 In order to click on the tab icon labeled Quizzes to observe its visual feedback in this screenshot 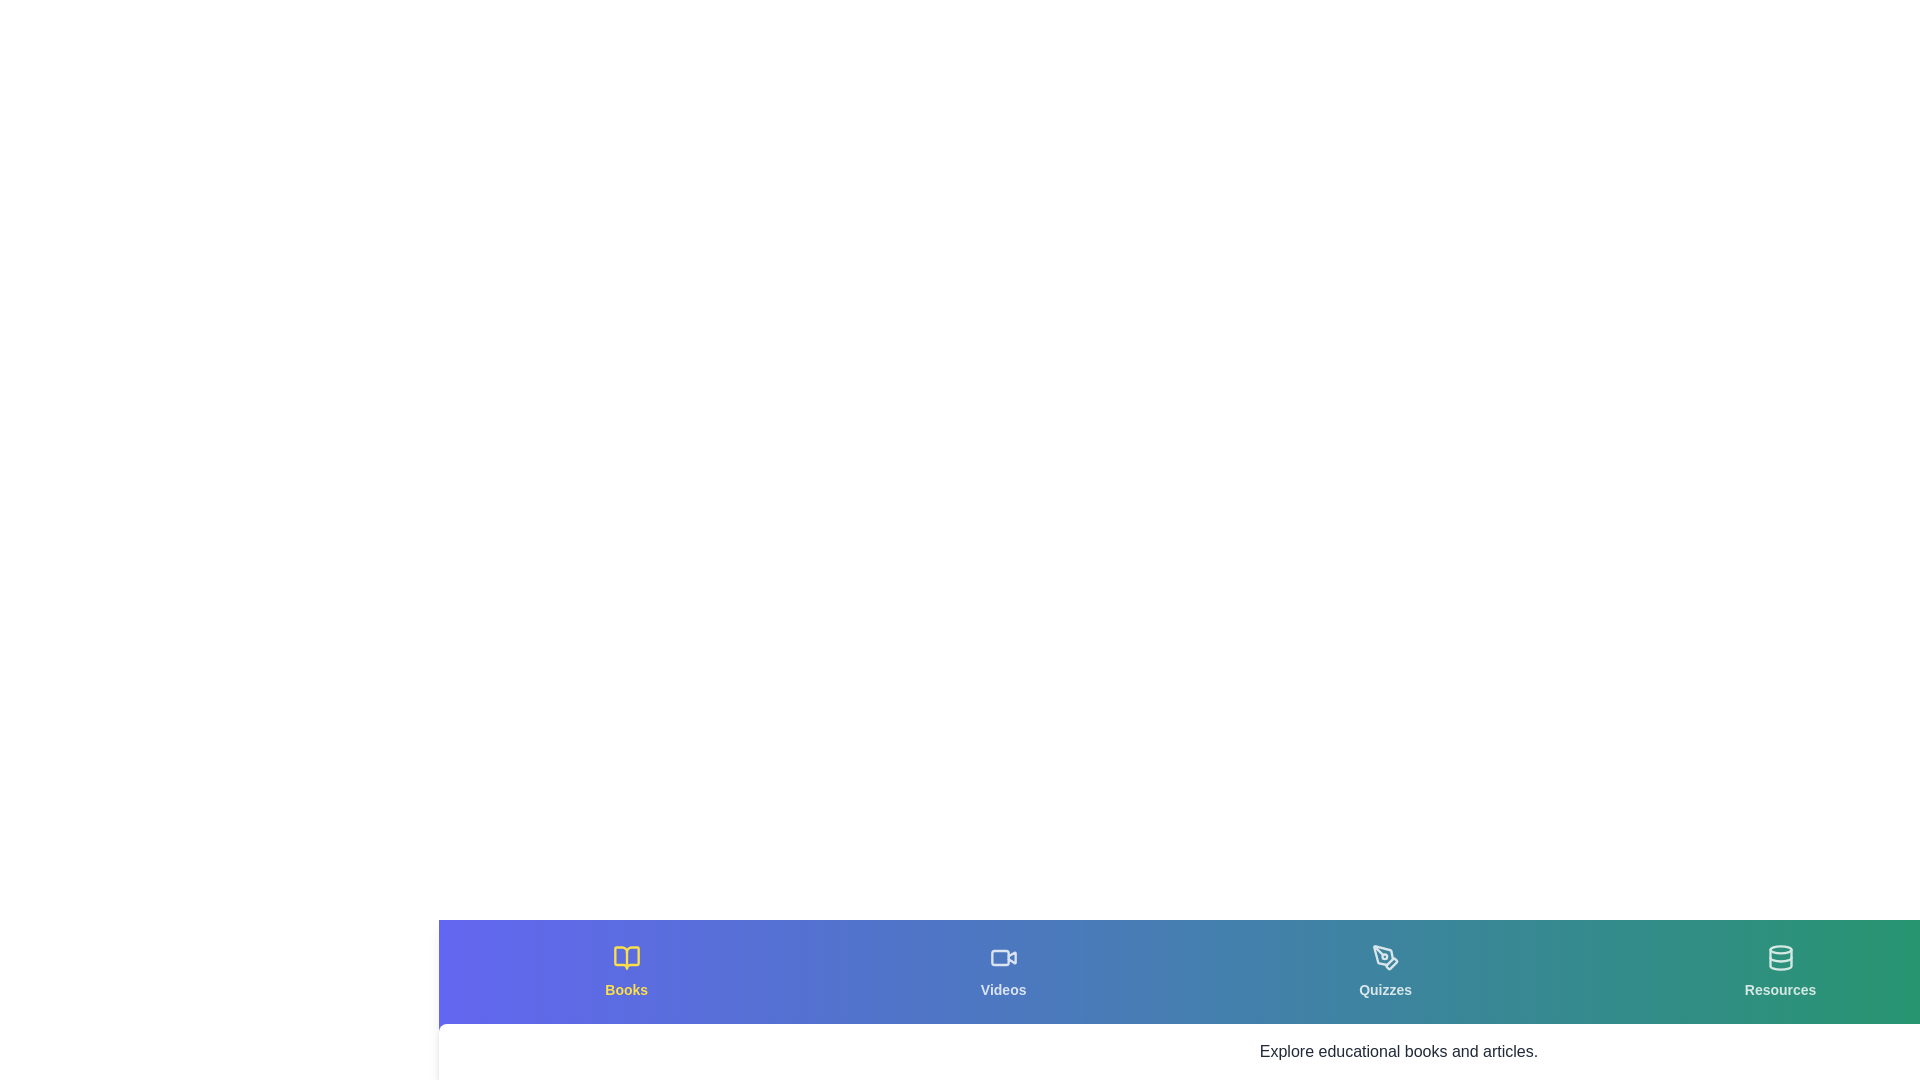, I will do `click(1384, 971)`.